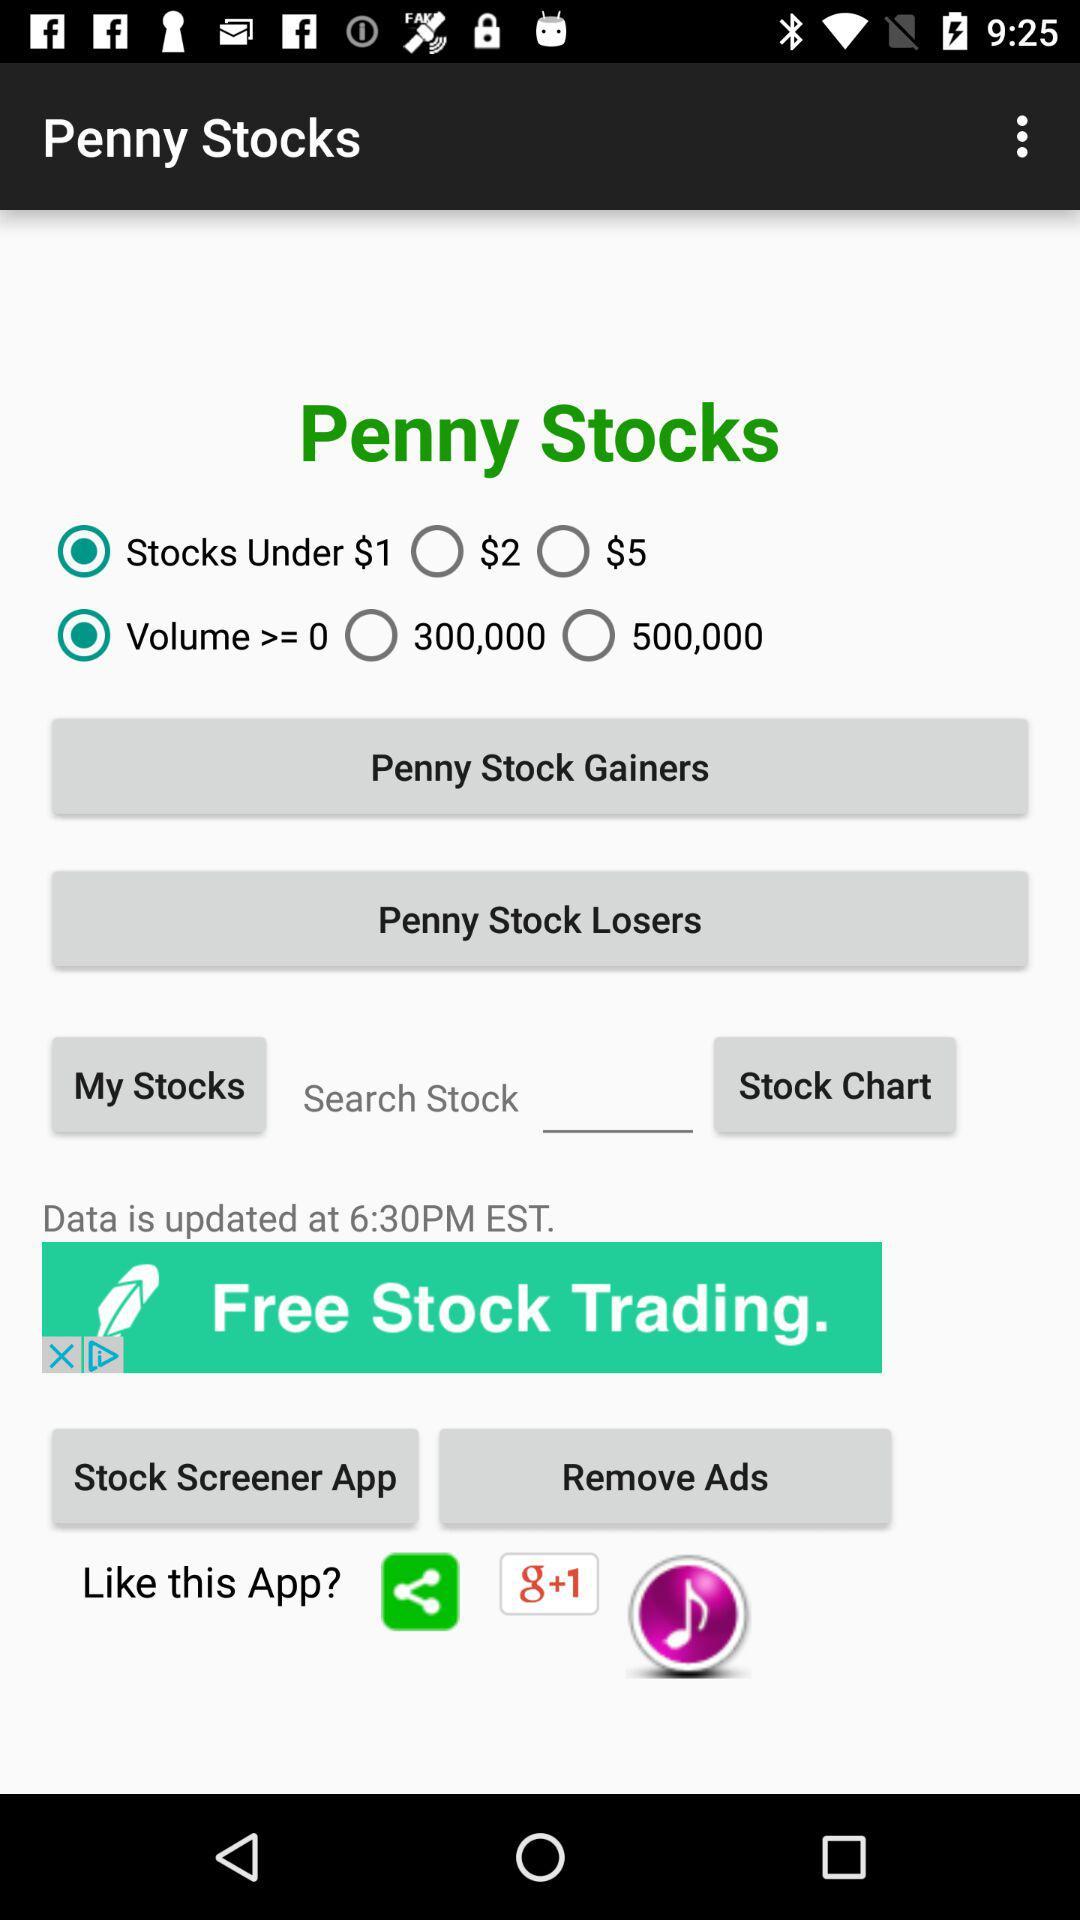 This screenshot has height=1920, width=1080. I want to click on type stock chart, so click(616, 1092).